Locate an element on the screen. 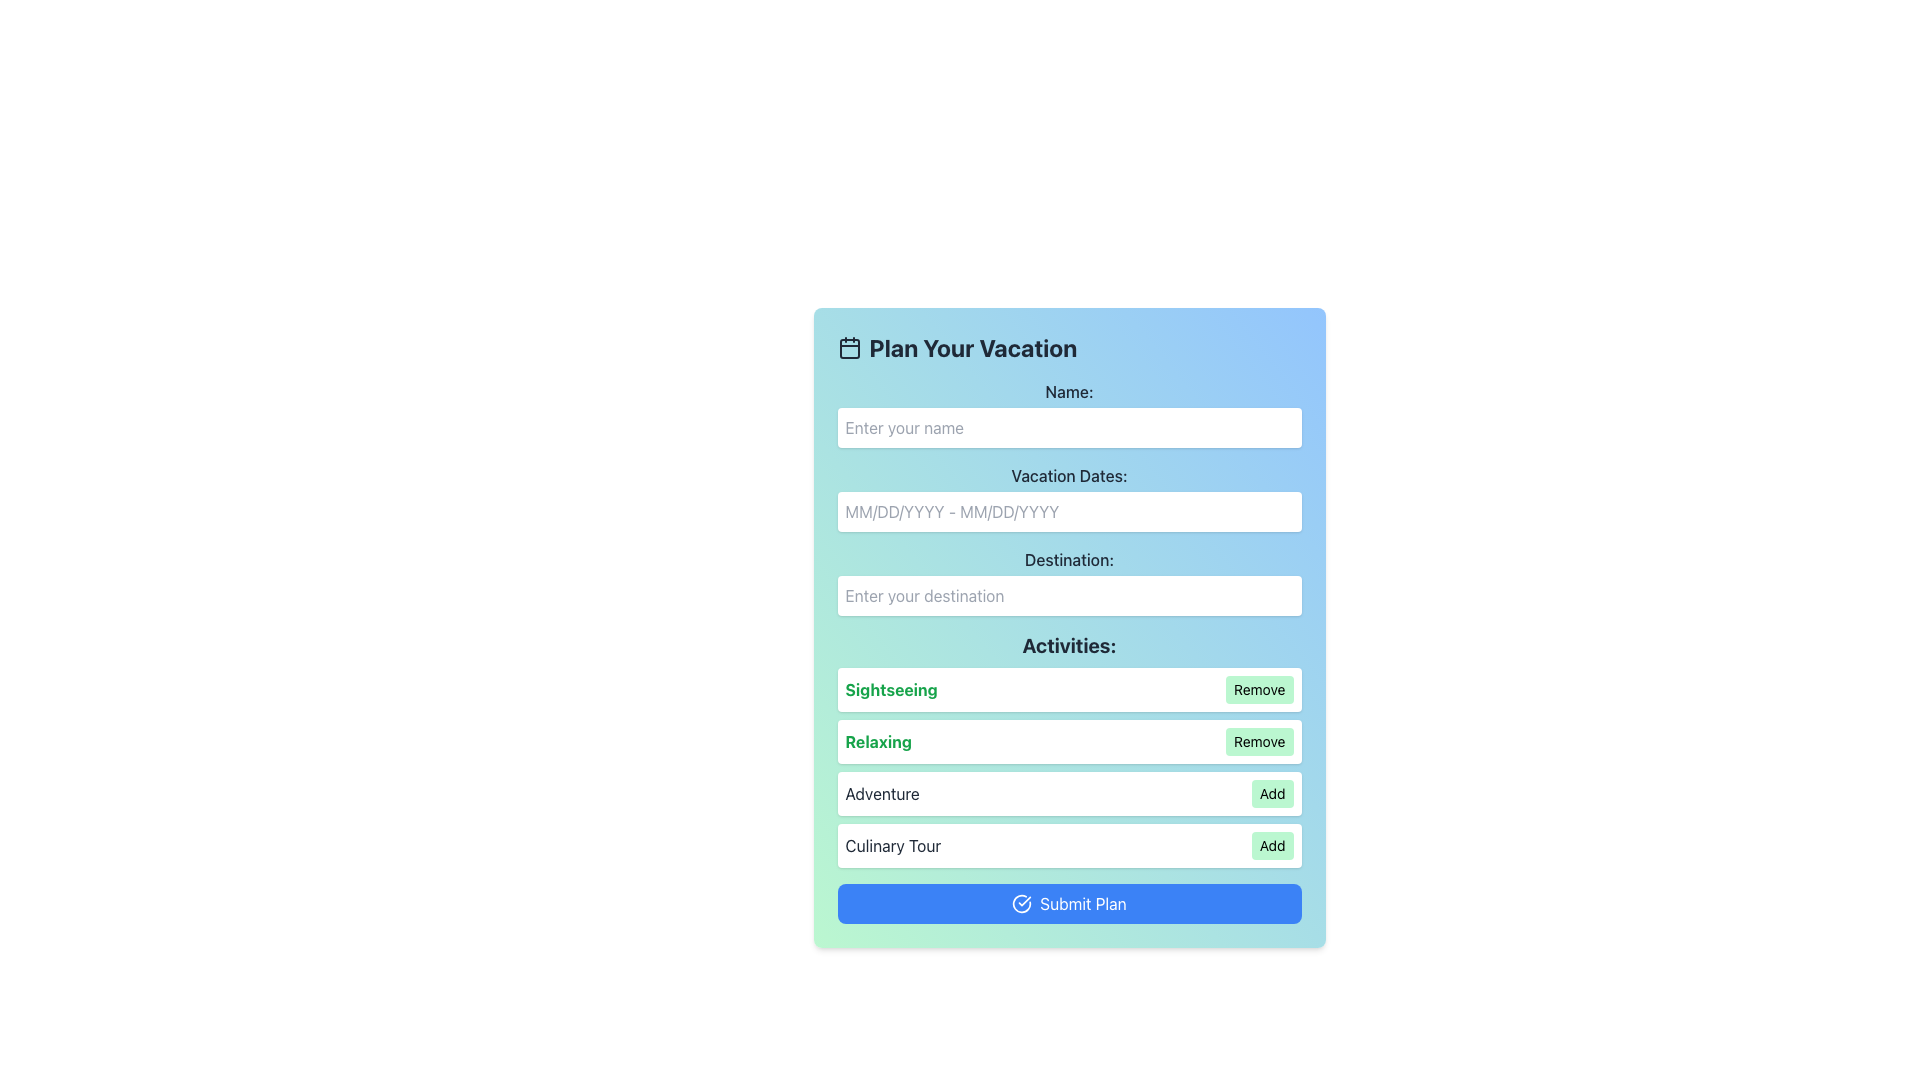 The height and width of the screenshot is (1080, 1920). the text component that describes an activity option, located in the lower section of the form under 'Activities', to the left of the 'Add' button is located at coordinates (892, 845).